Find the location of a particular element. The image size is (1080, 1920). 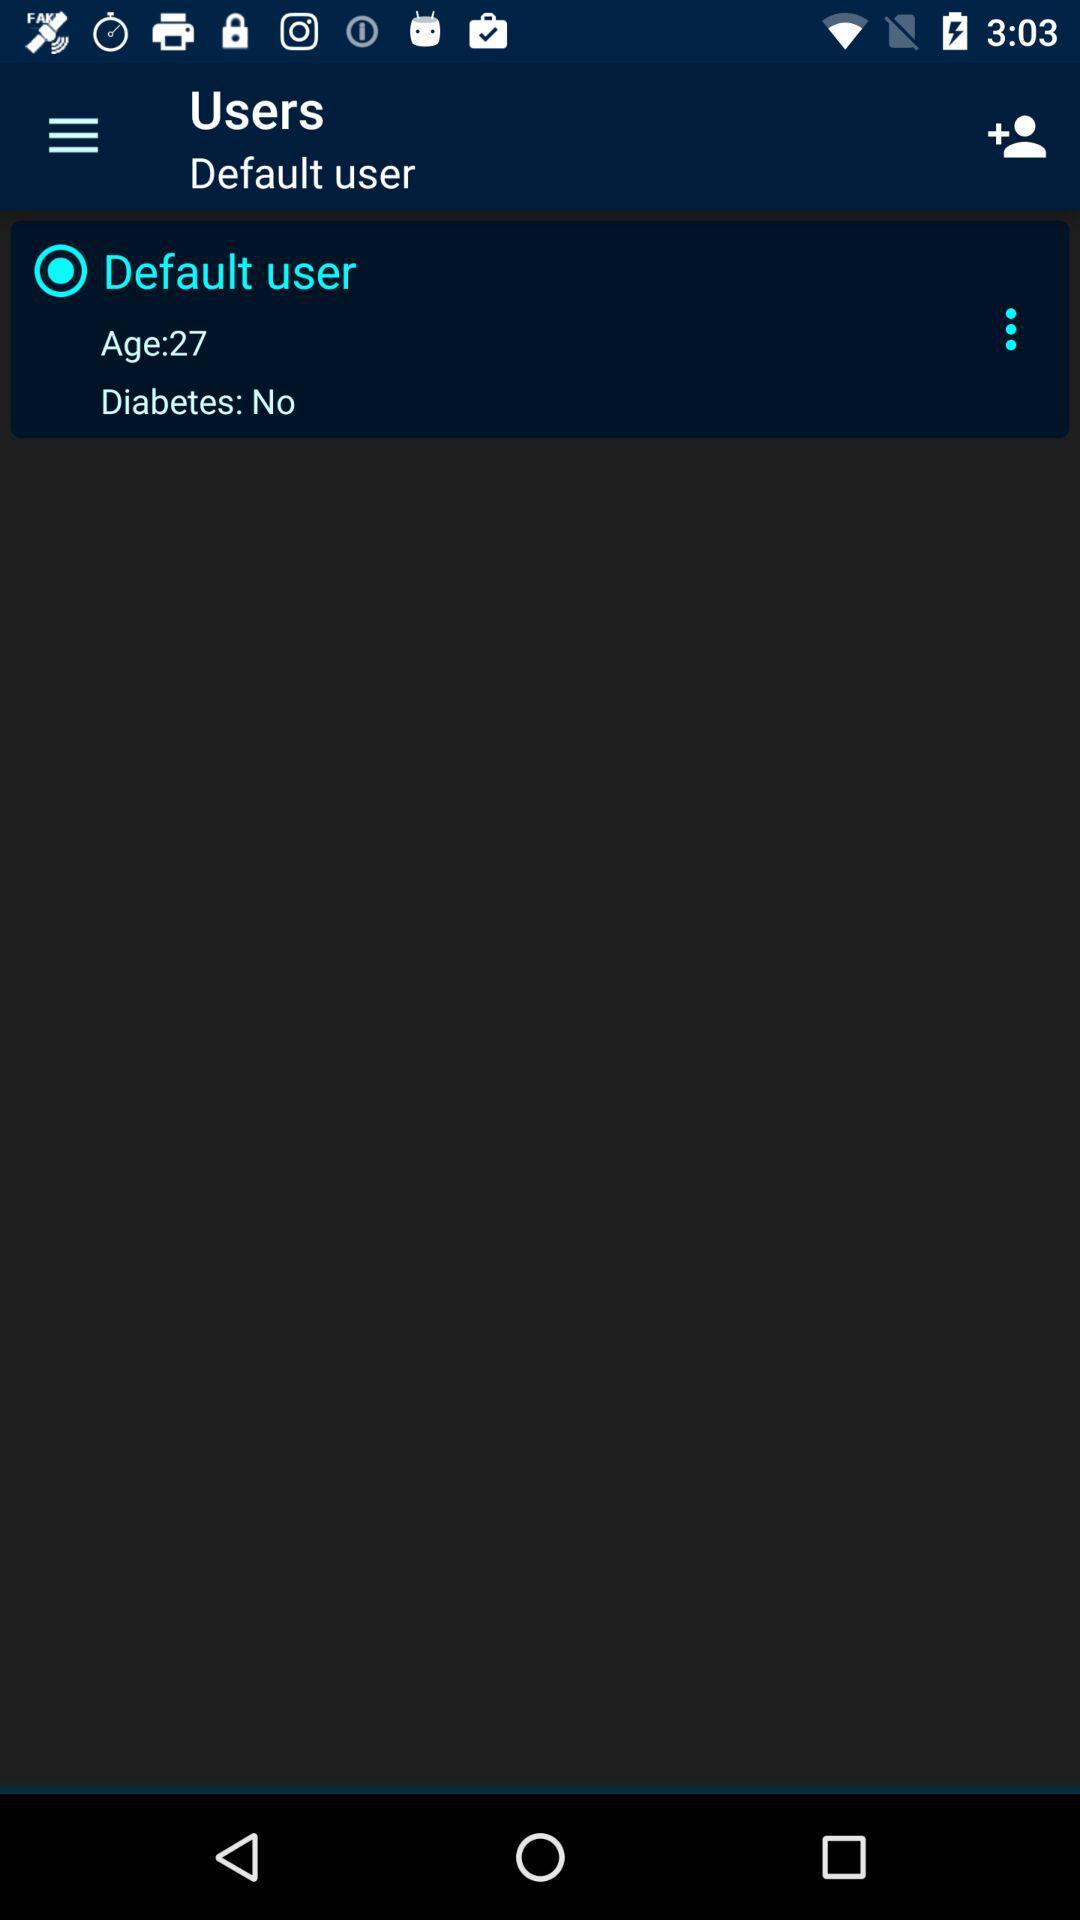

the icon next to default user icon is located at coordinates (1017, 135).